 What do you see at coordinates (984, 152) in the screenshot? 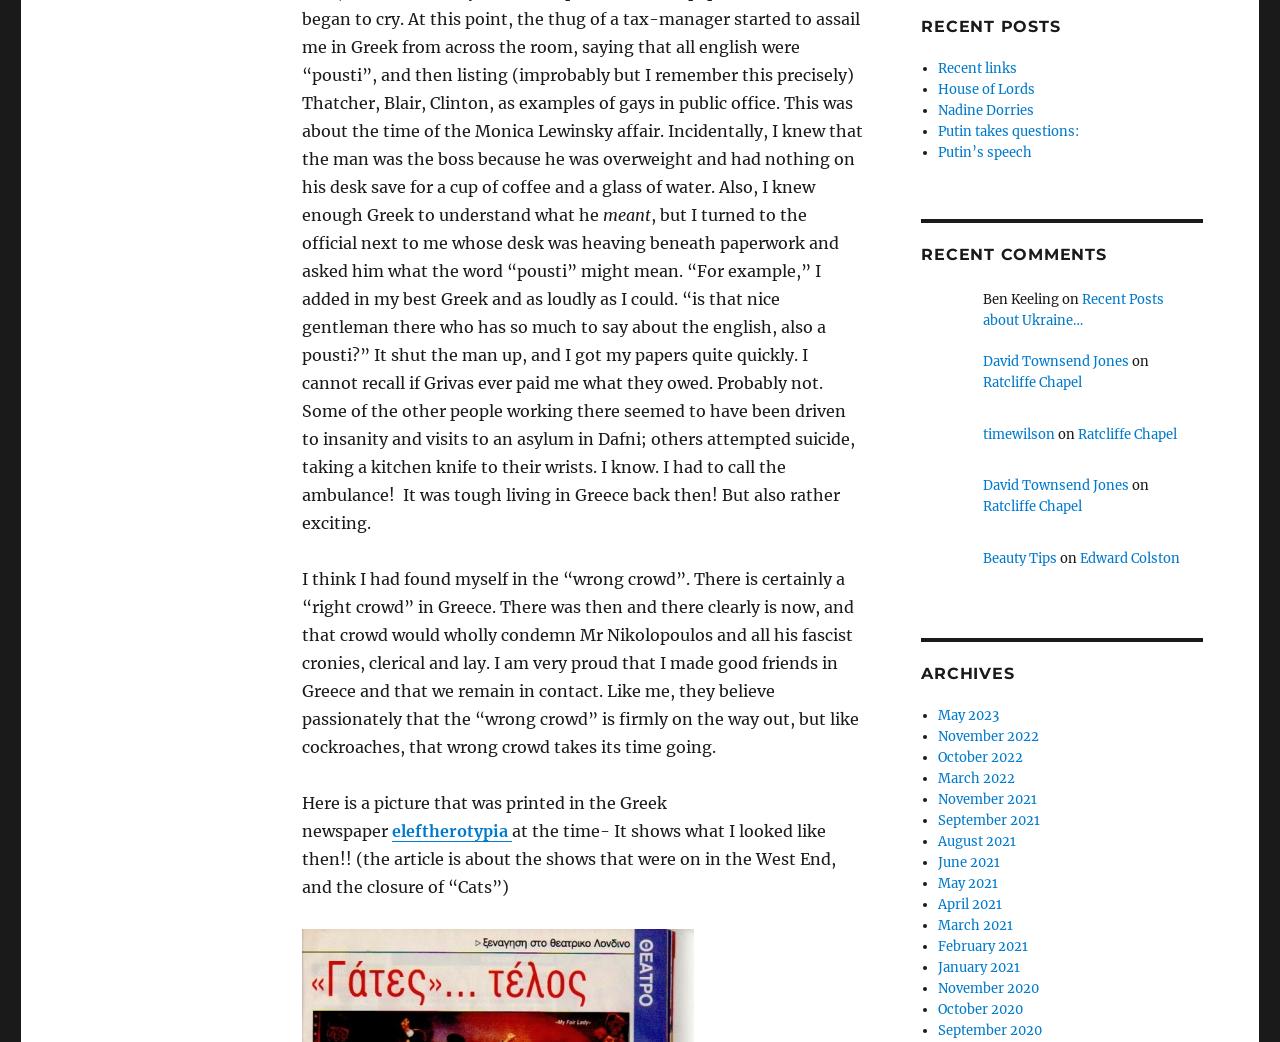
I see `'Putin’s speech'` at bounding box center [984, 152].